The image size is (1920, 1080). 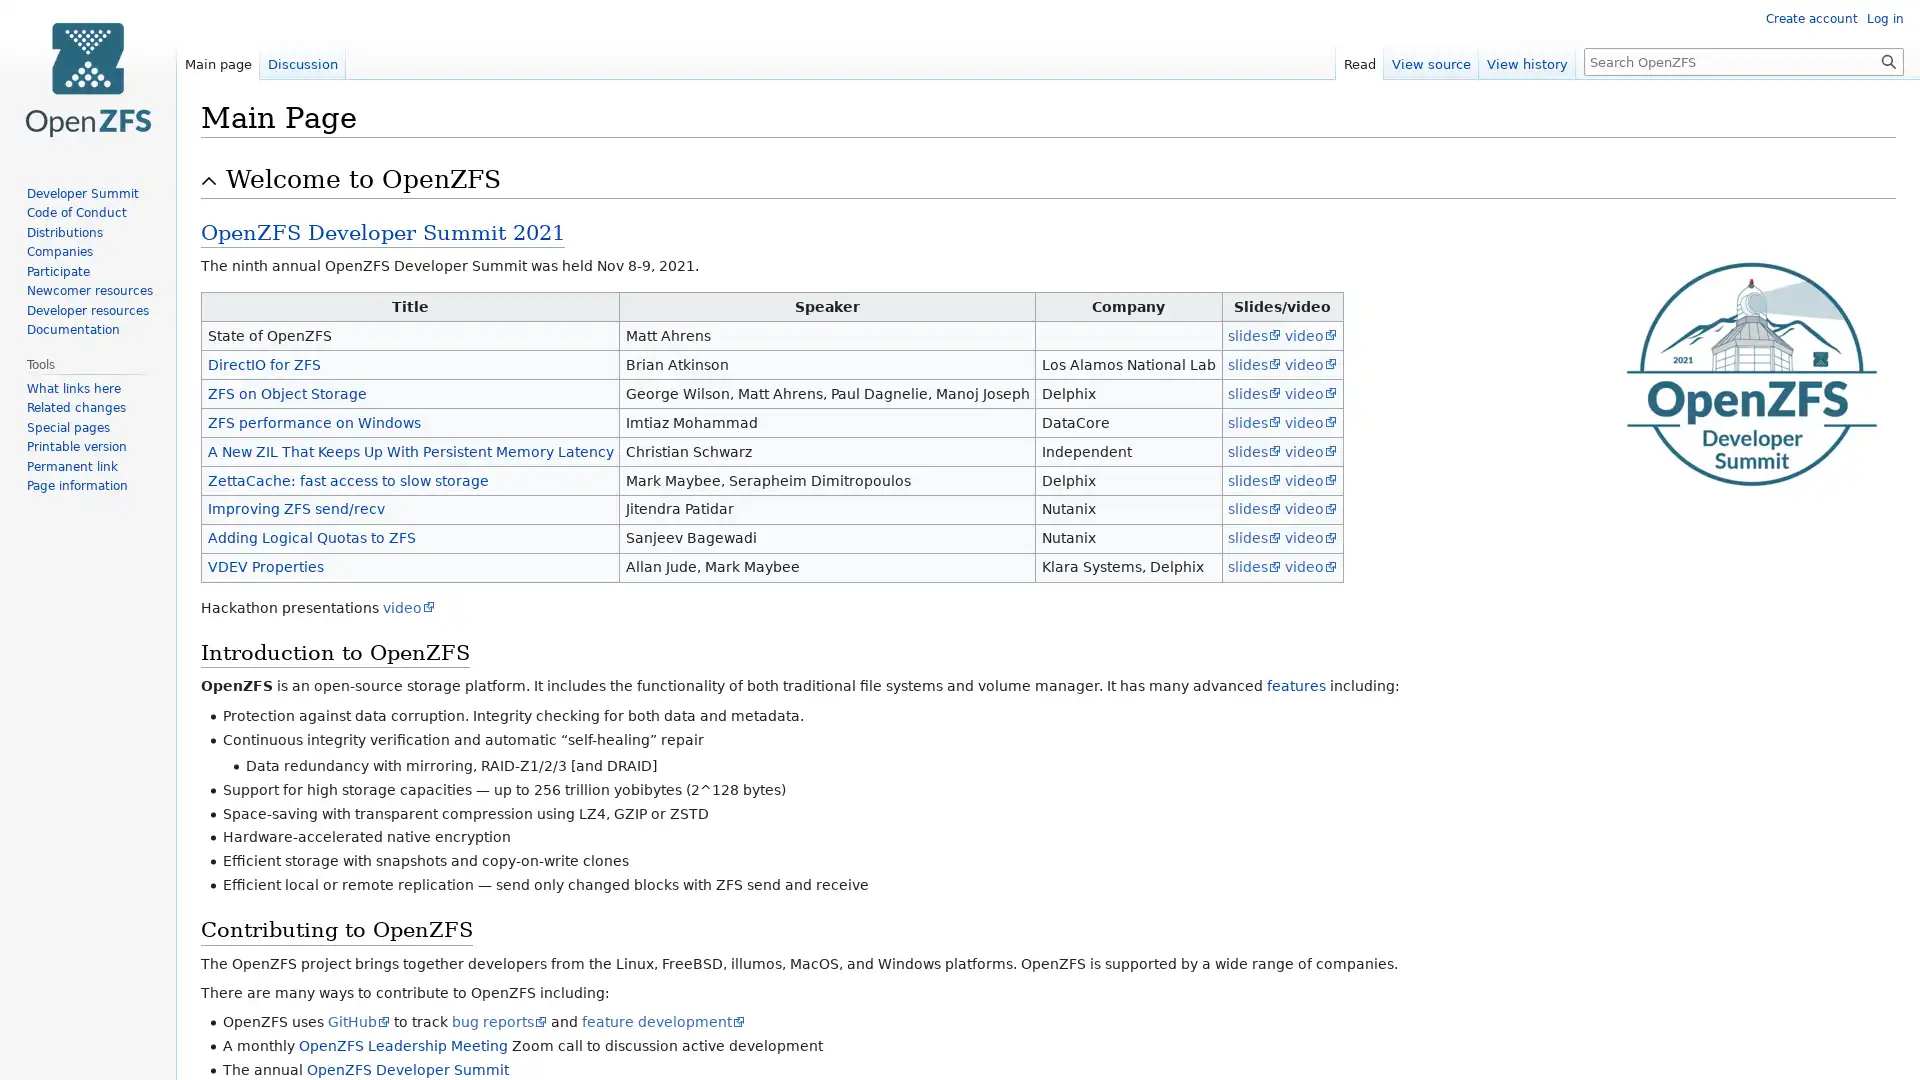 I want to click on Search, so click(x=1888, y=60).